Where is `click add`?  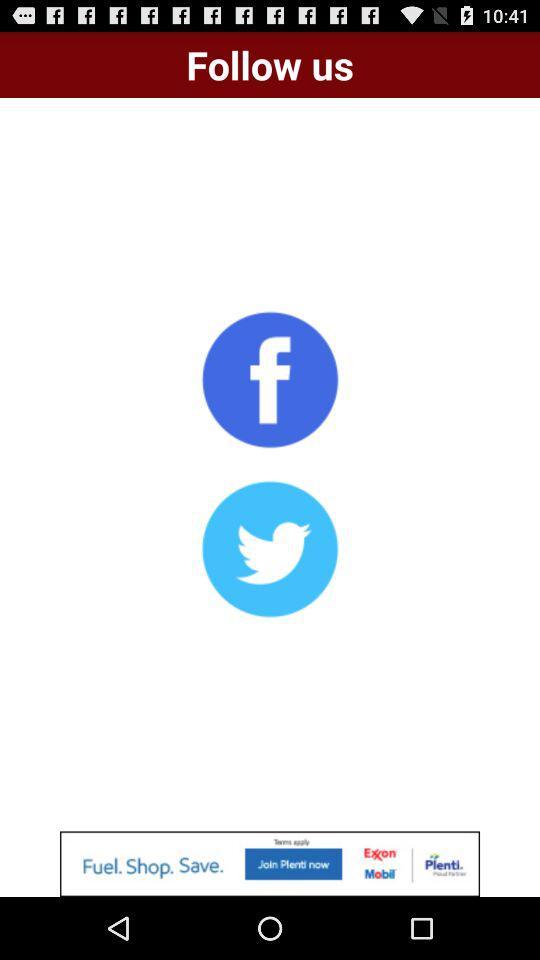
click add is located at coordinates (270, 863).